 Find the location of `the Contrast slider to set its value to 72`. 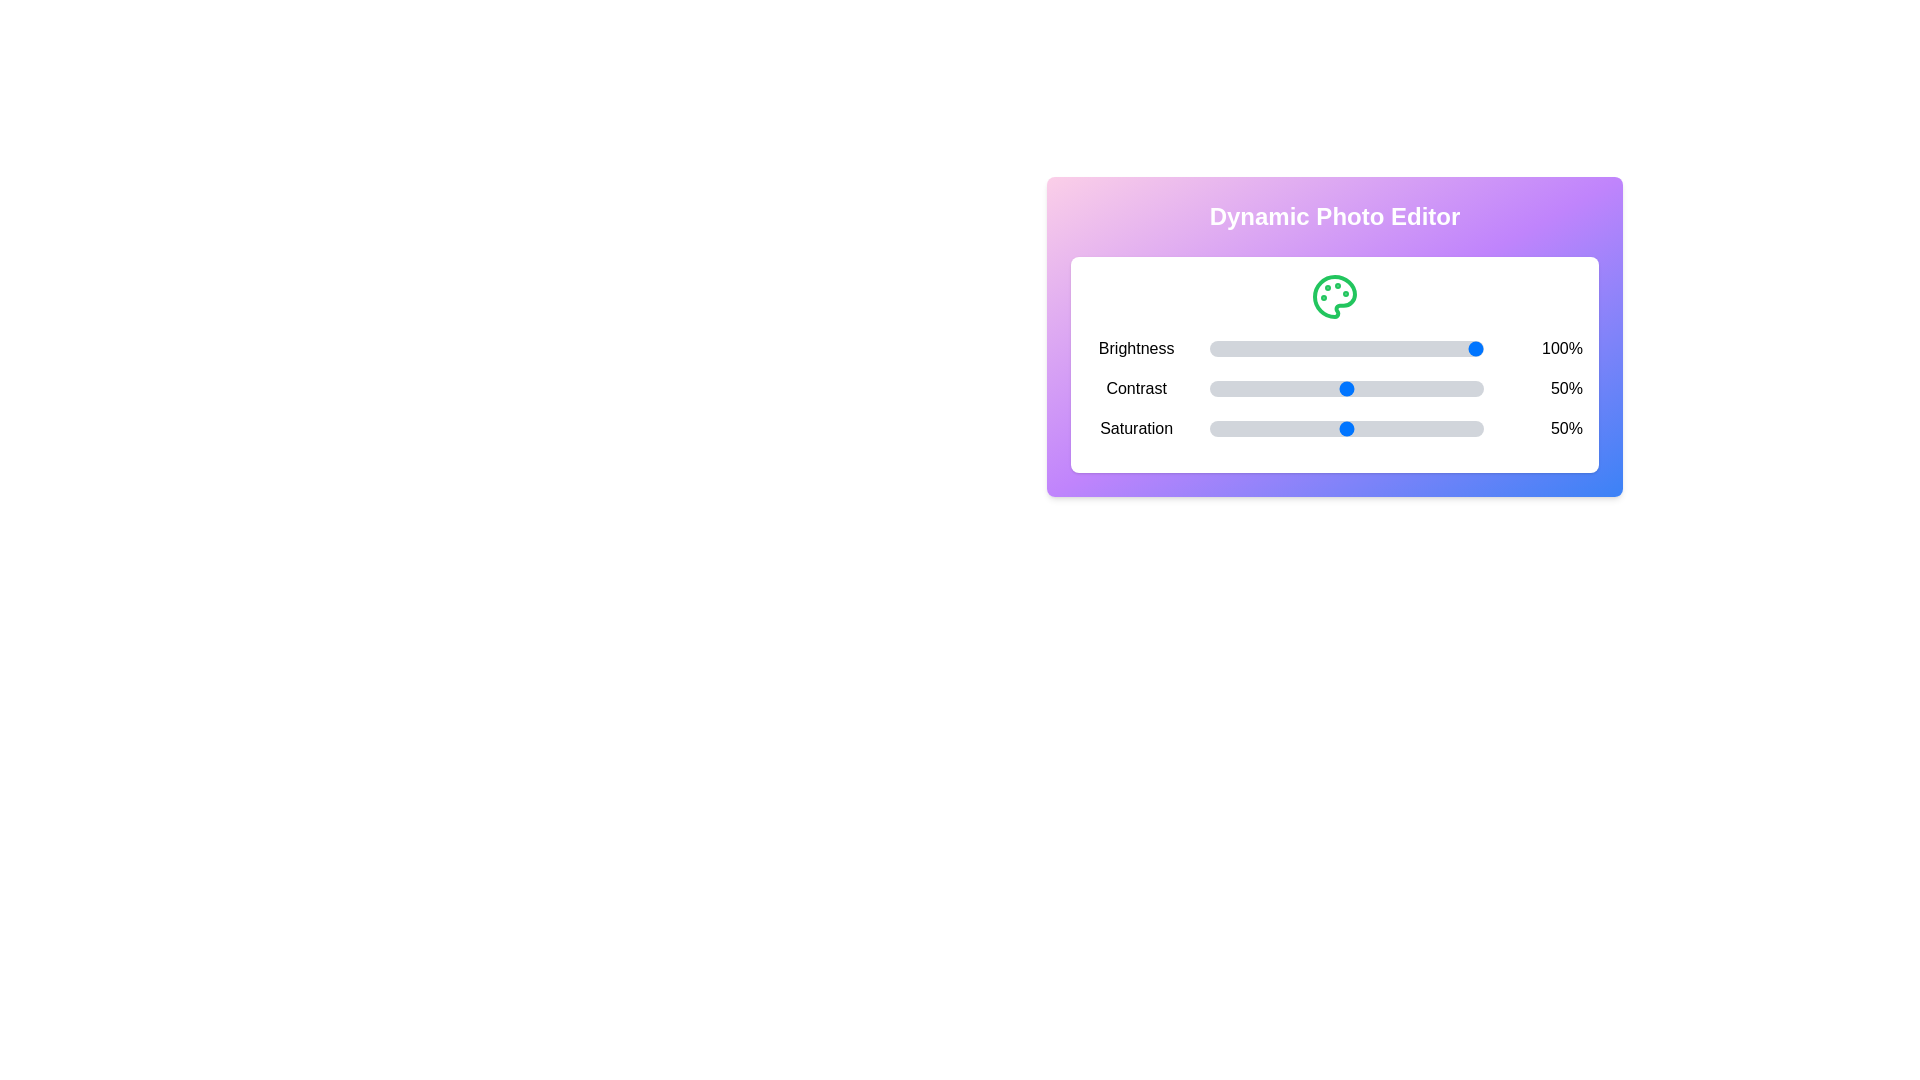

the Contrast slider to set its value to 72 is located at coordinates (1406, 389).